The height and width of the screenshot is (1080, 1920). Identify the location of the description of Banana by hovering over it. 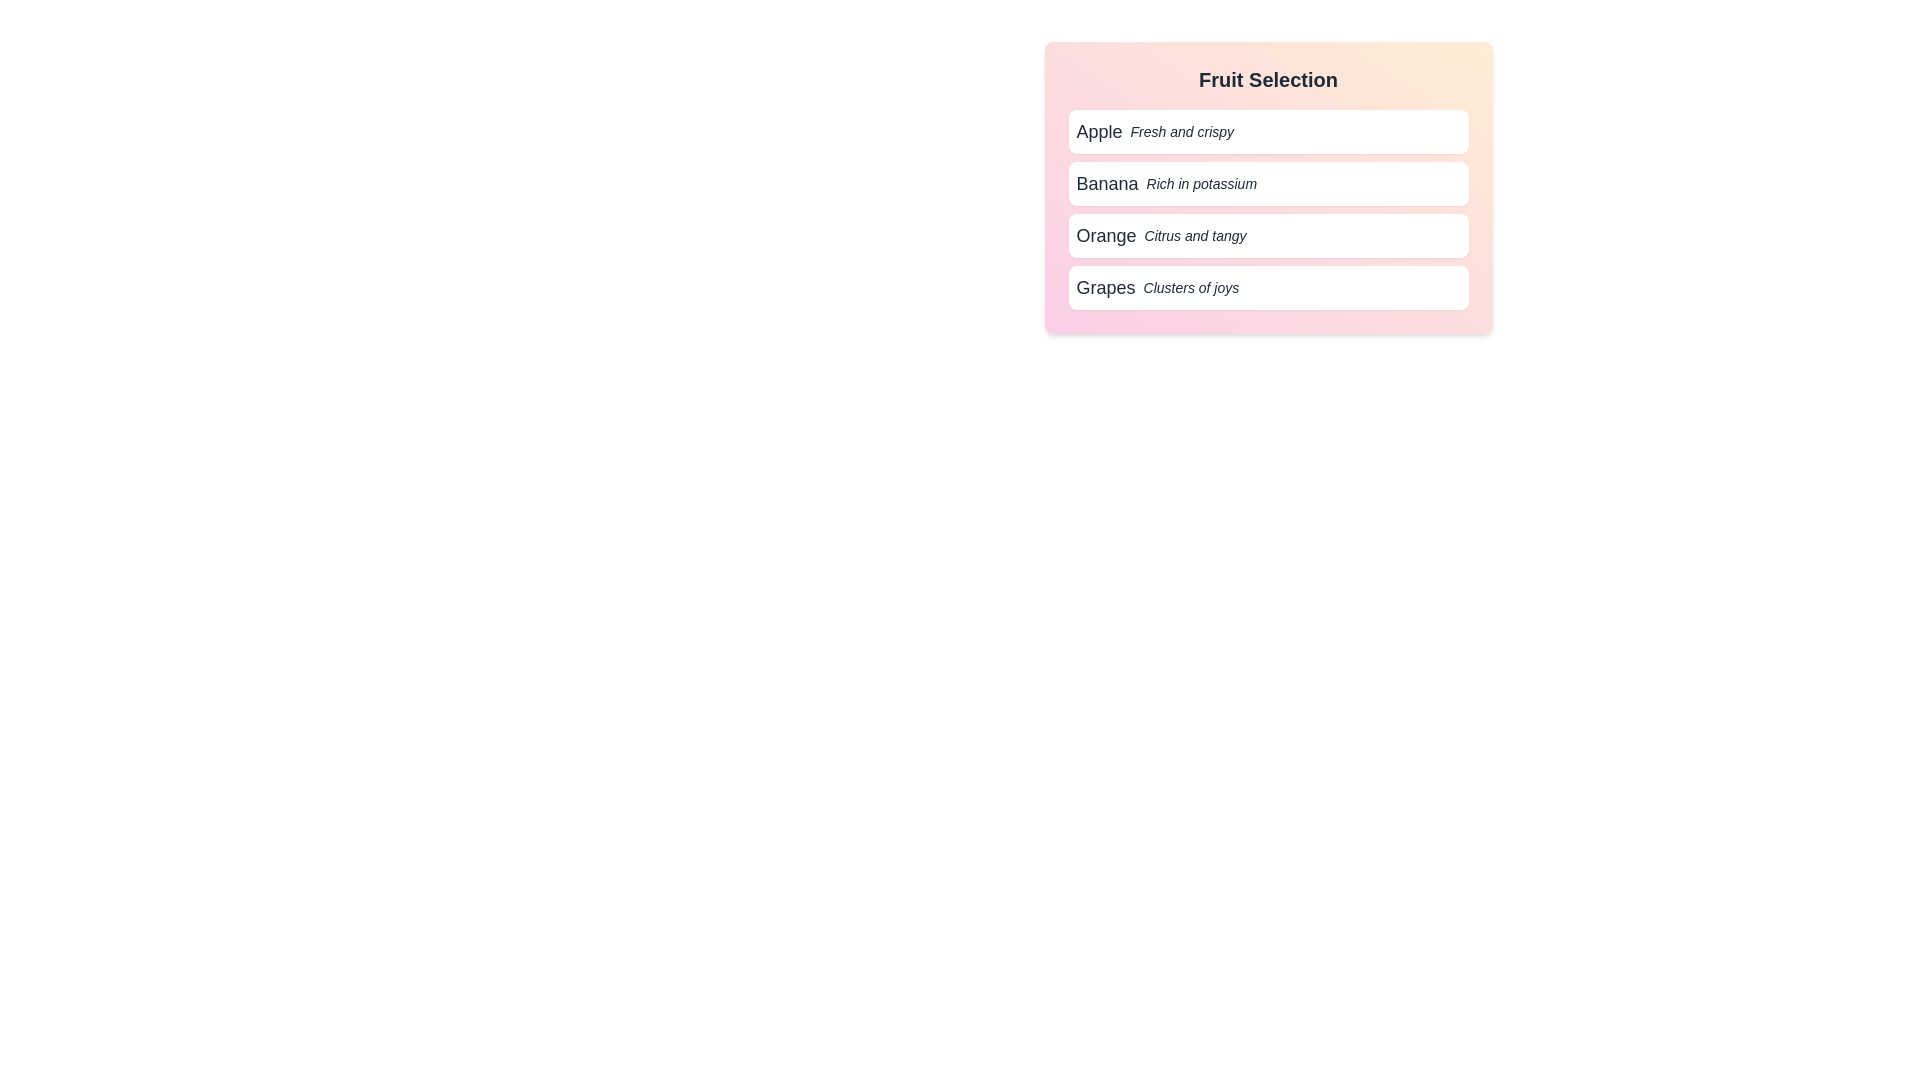
(1267, 184).